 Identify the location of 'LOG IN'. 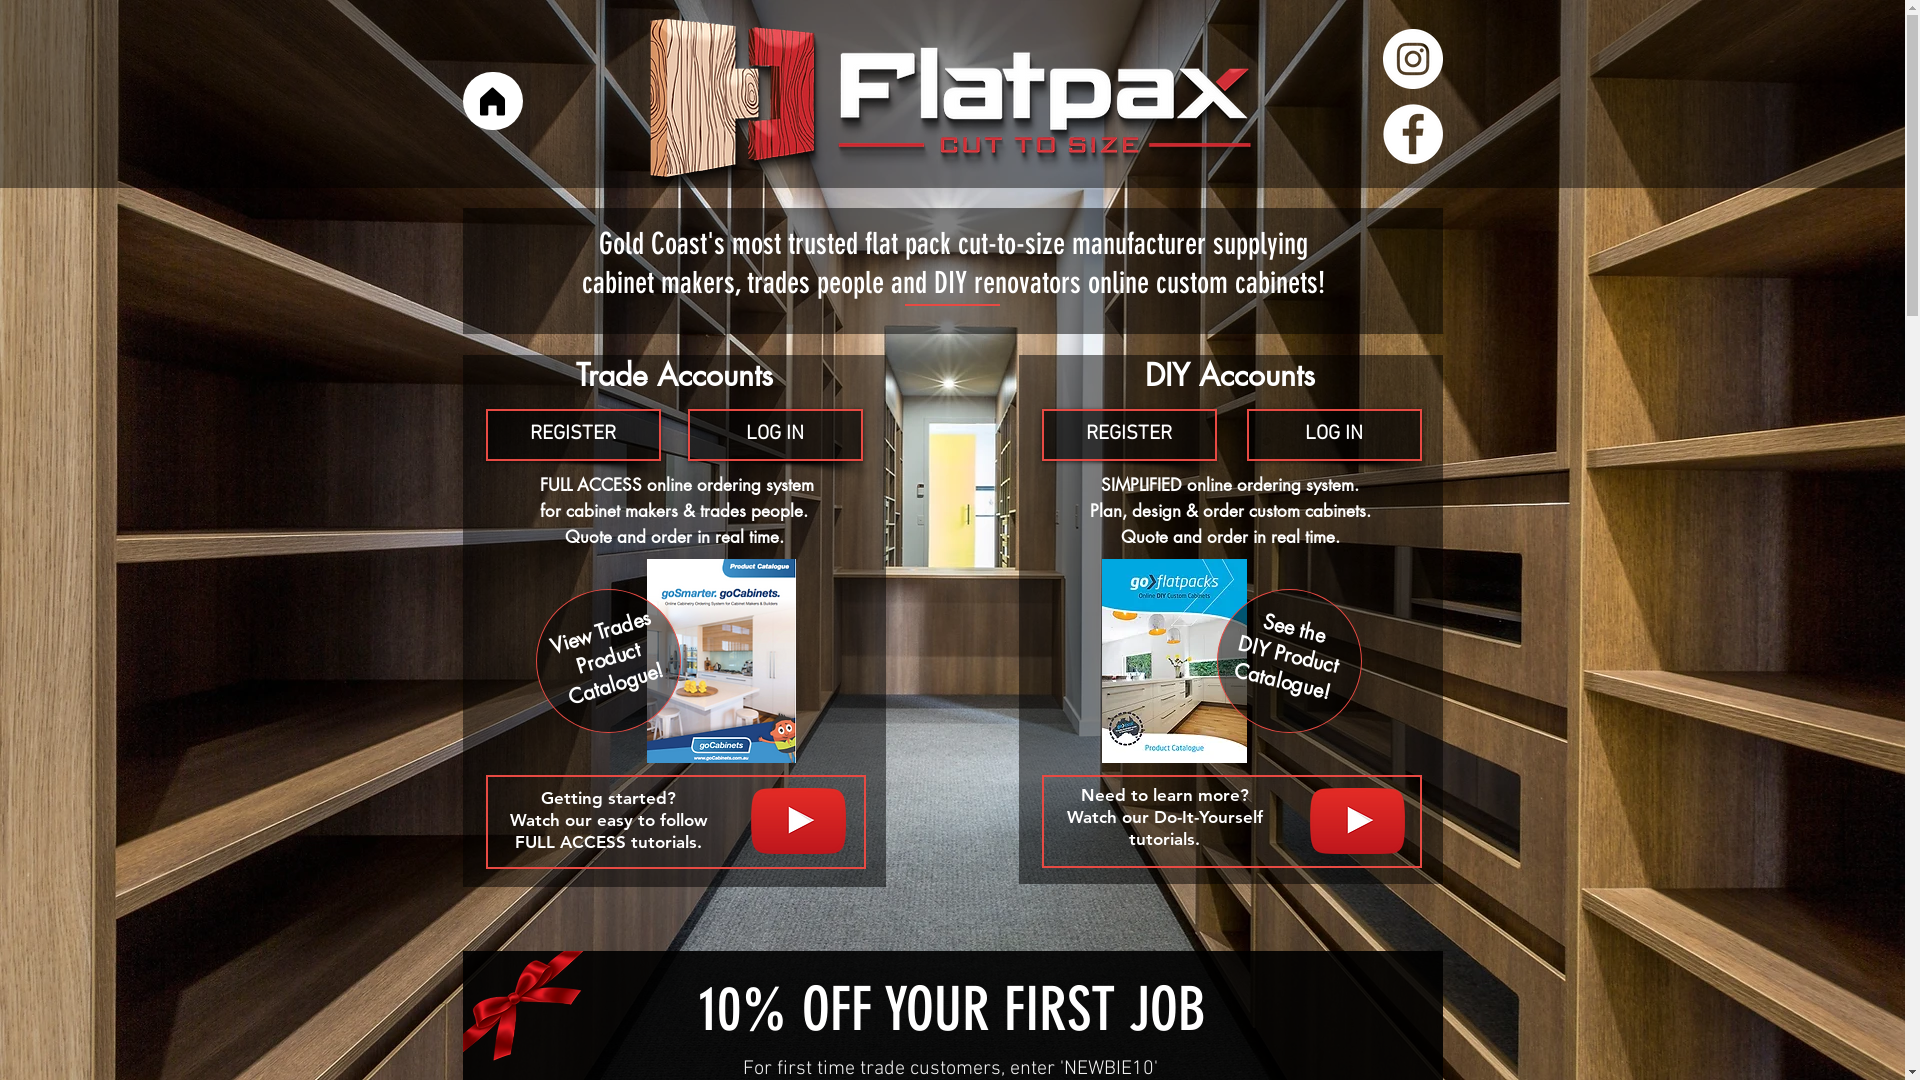
(687, 434).